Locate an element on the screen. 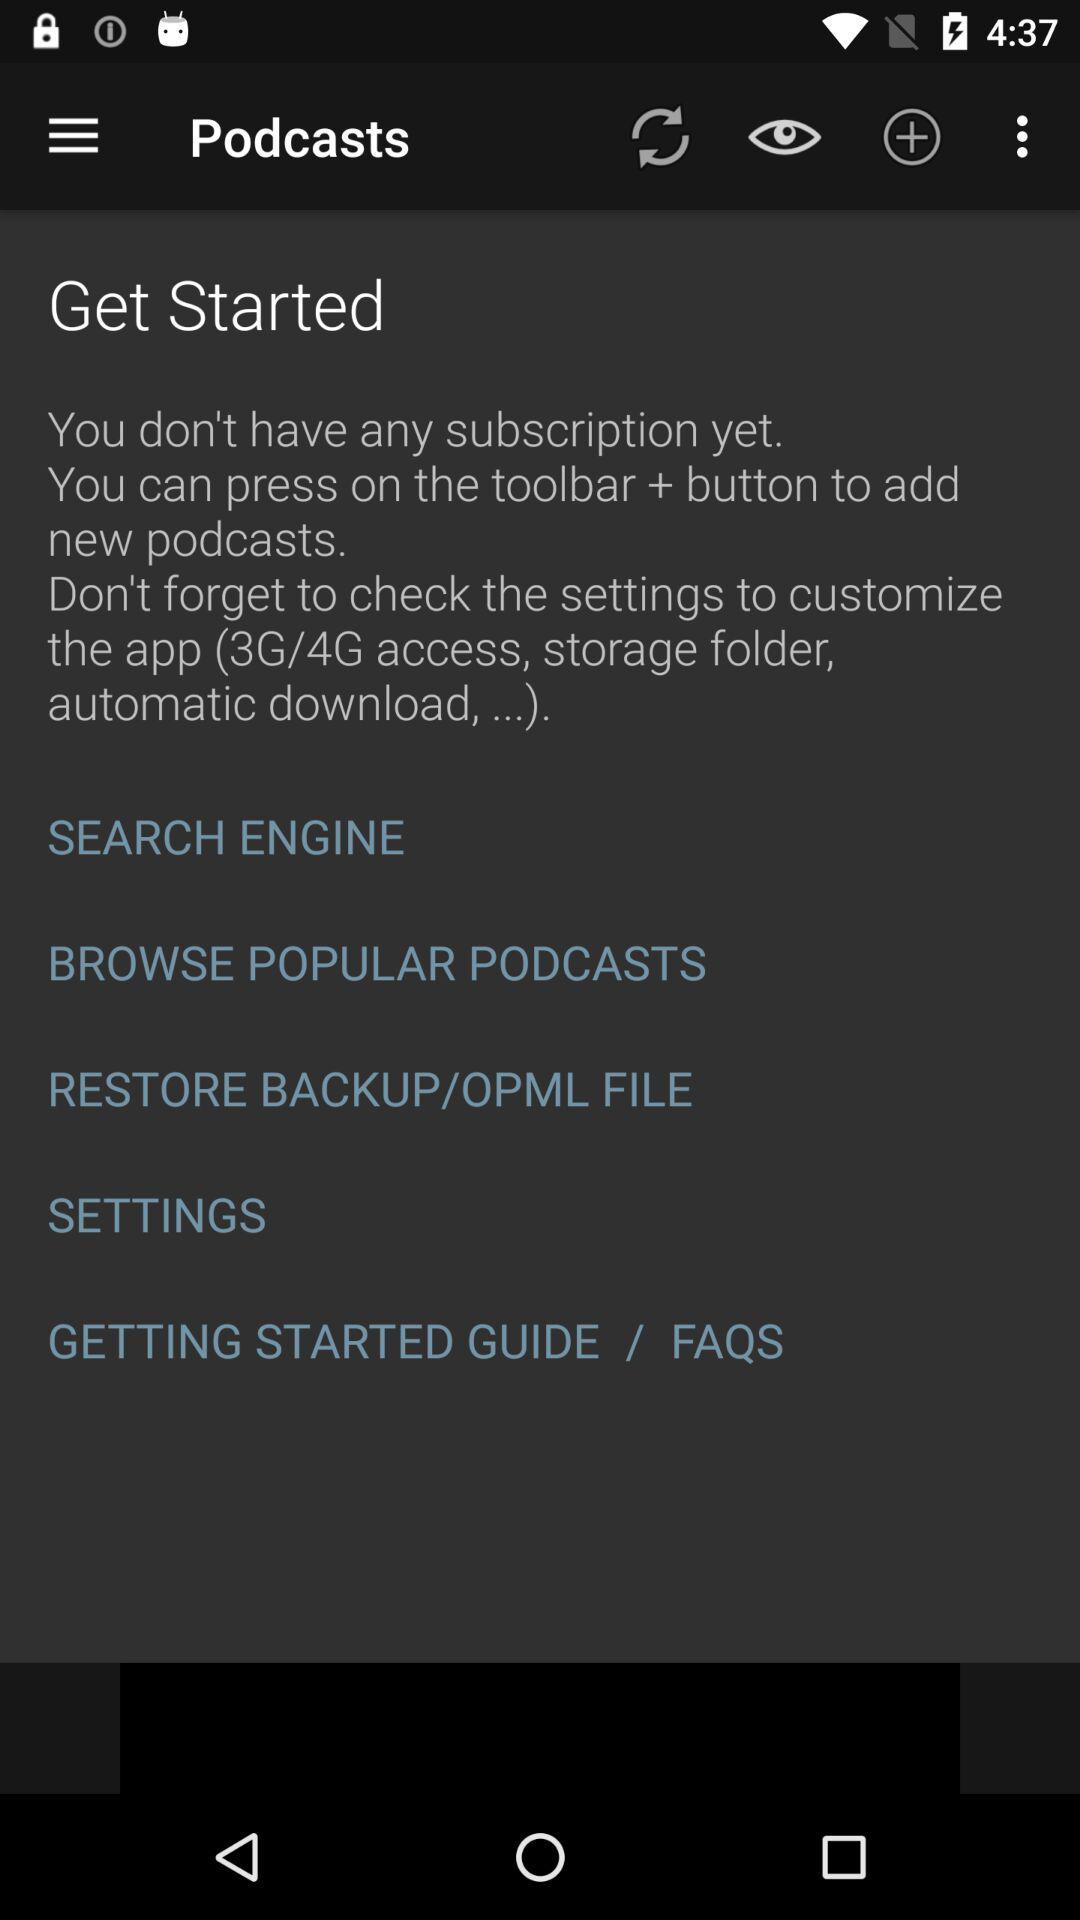 The width and height of the screenshot is (1080, 1920). the restore backup opml icon is located at coordinates (540, 1087).